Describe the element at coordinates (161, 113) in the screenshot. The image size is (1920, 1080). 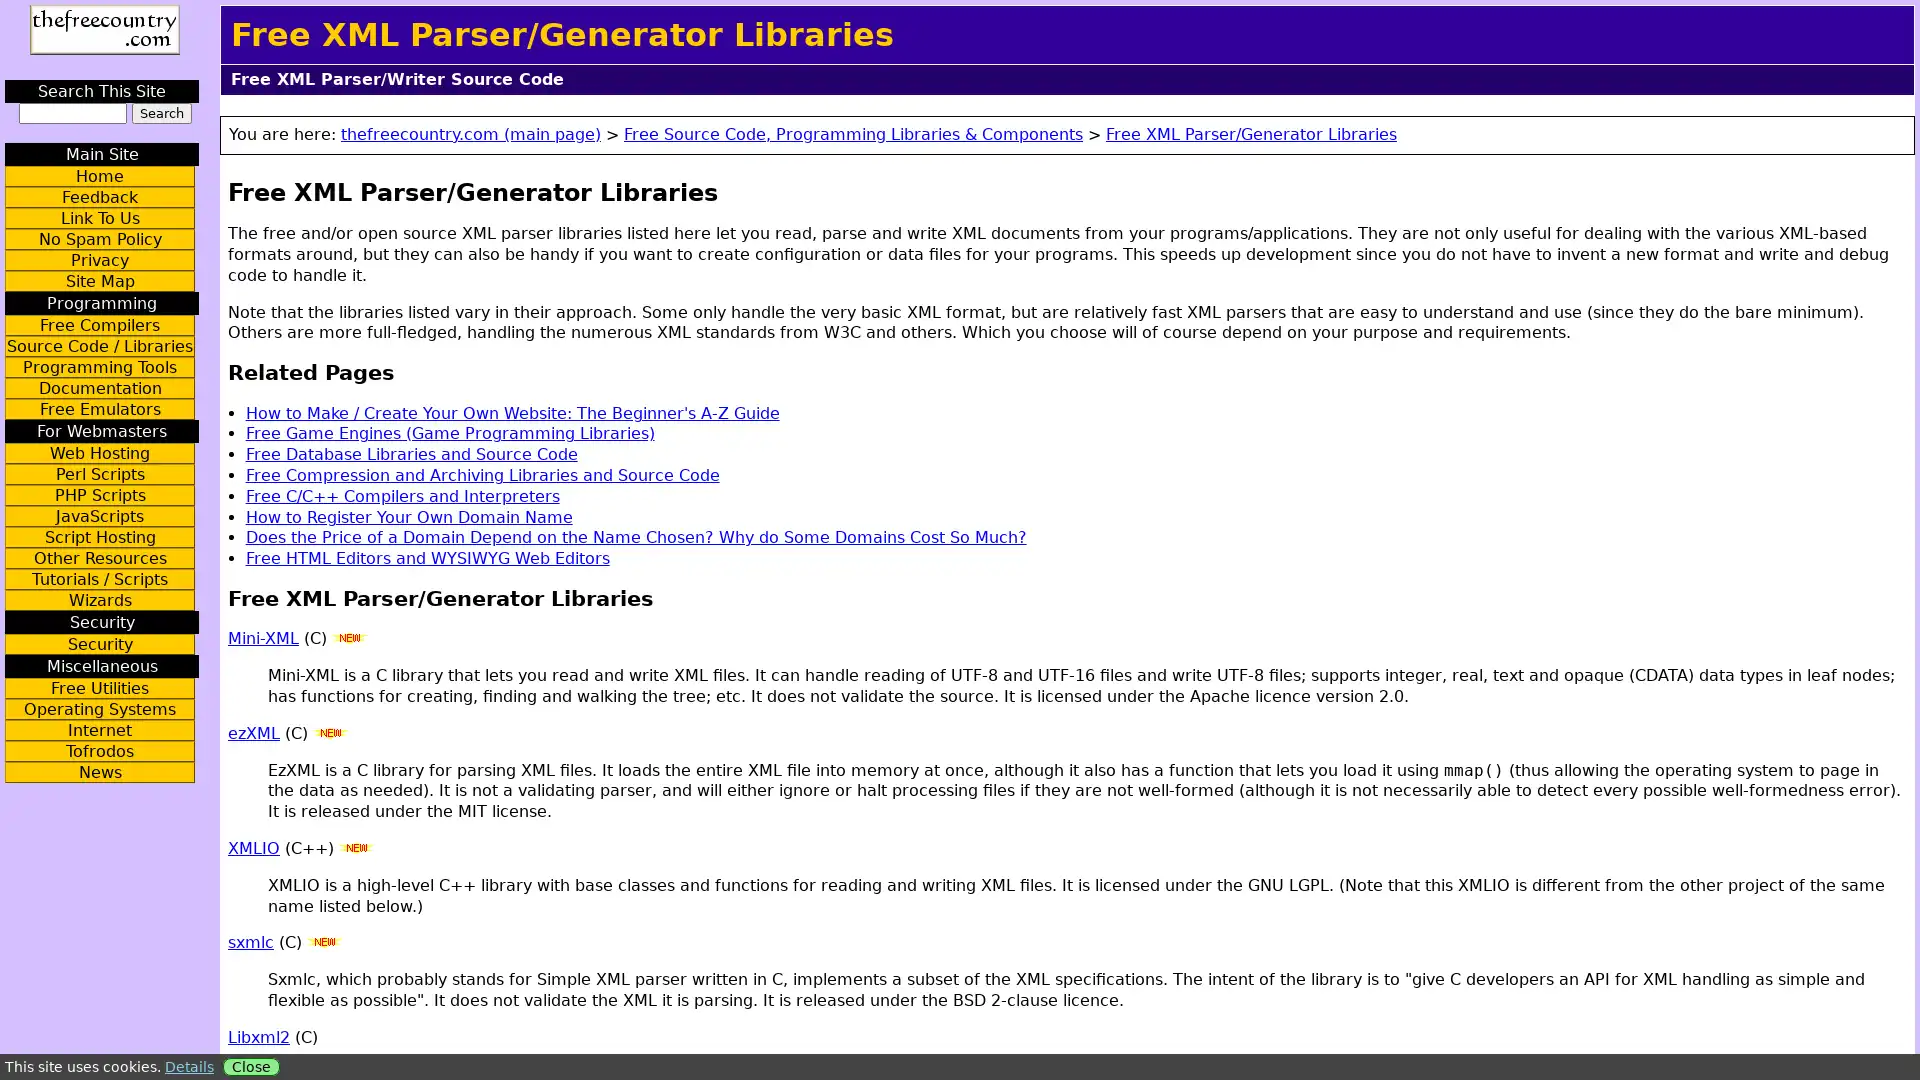
I see `Search` at that location.